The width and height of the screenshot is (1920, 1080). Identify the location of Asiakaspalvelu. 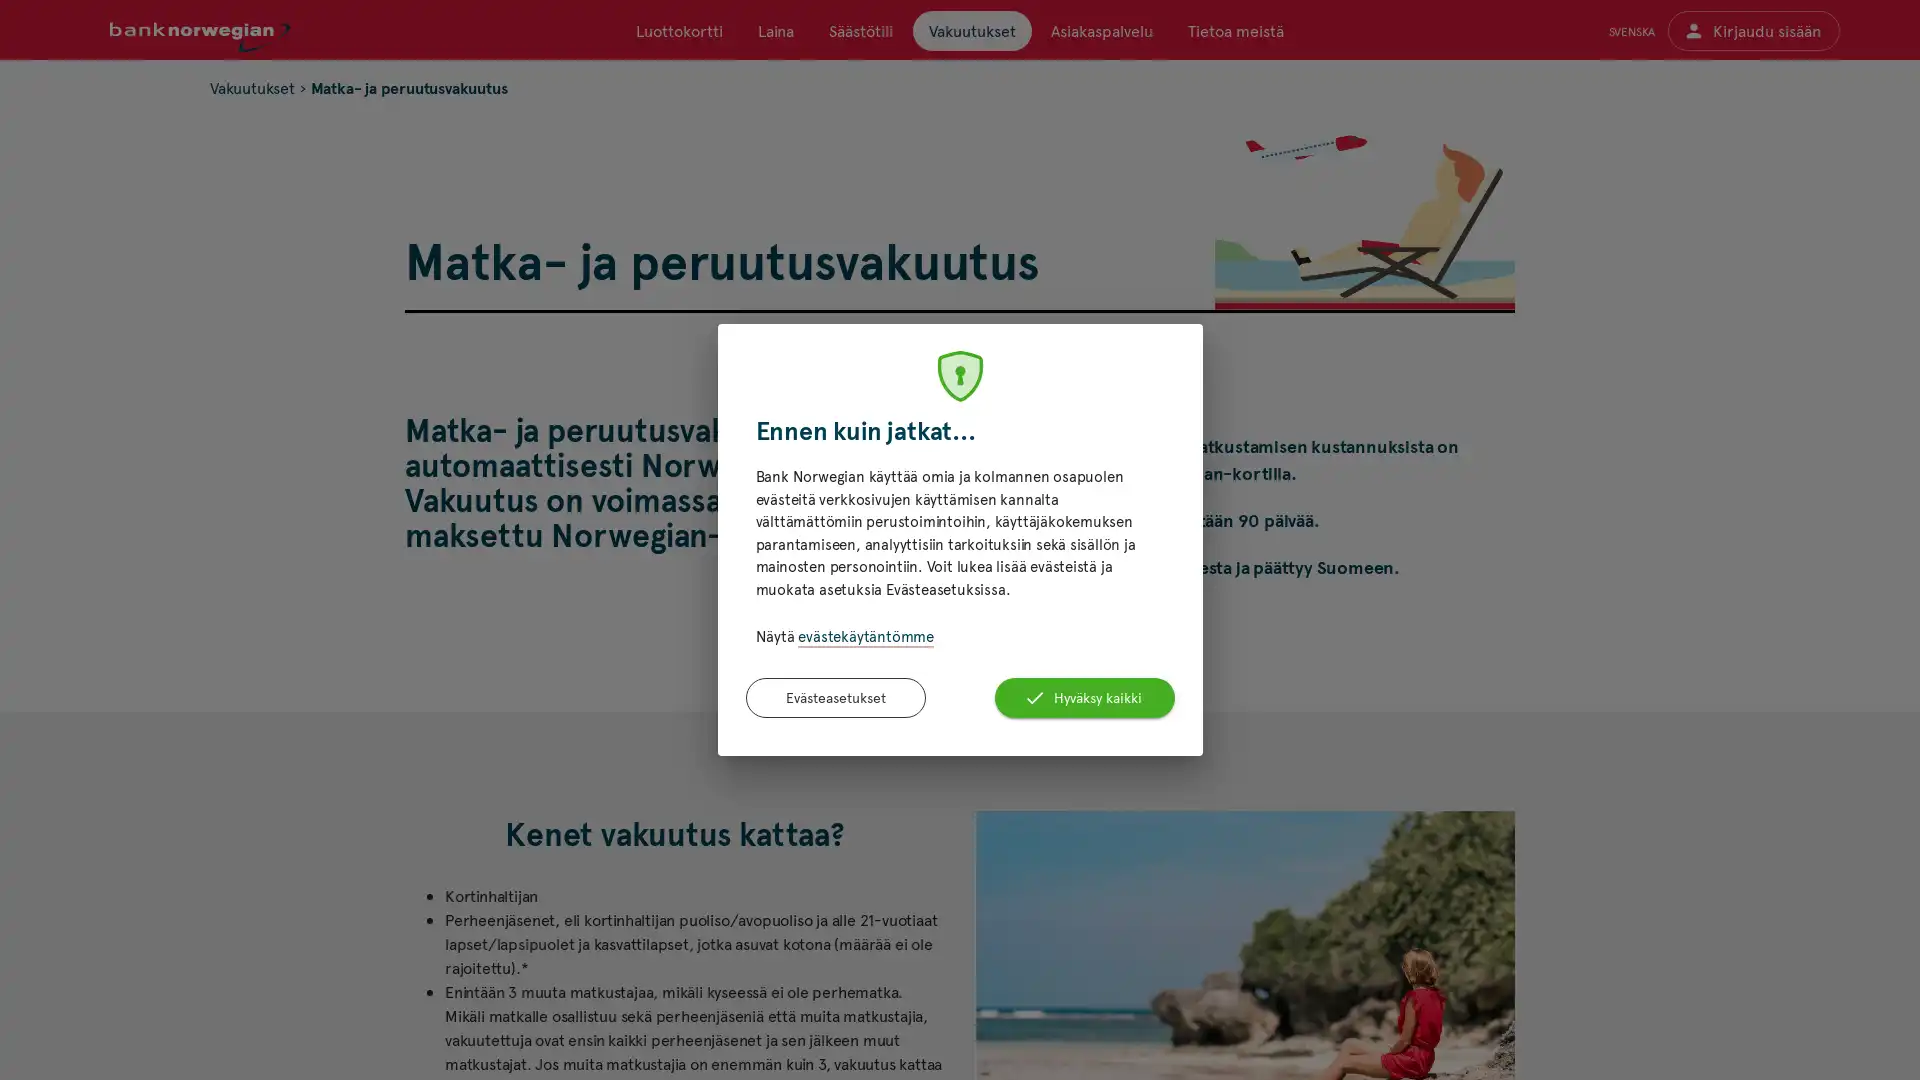
(1099, 30).